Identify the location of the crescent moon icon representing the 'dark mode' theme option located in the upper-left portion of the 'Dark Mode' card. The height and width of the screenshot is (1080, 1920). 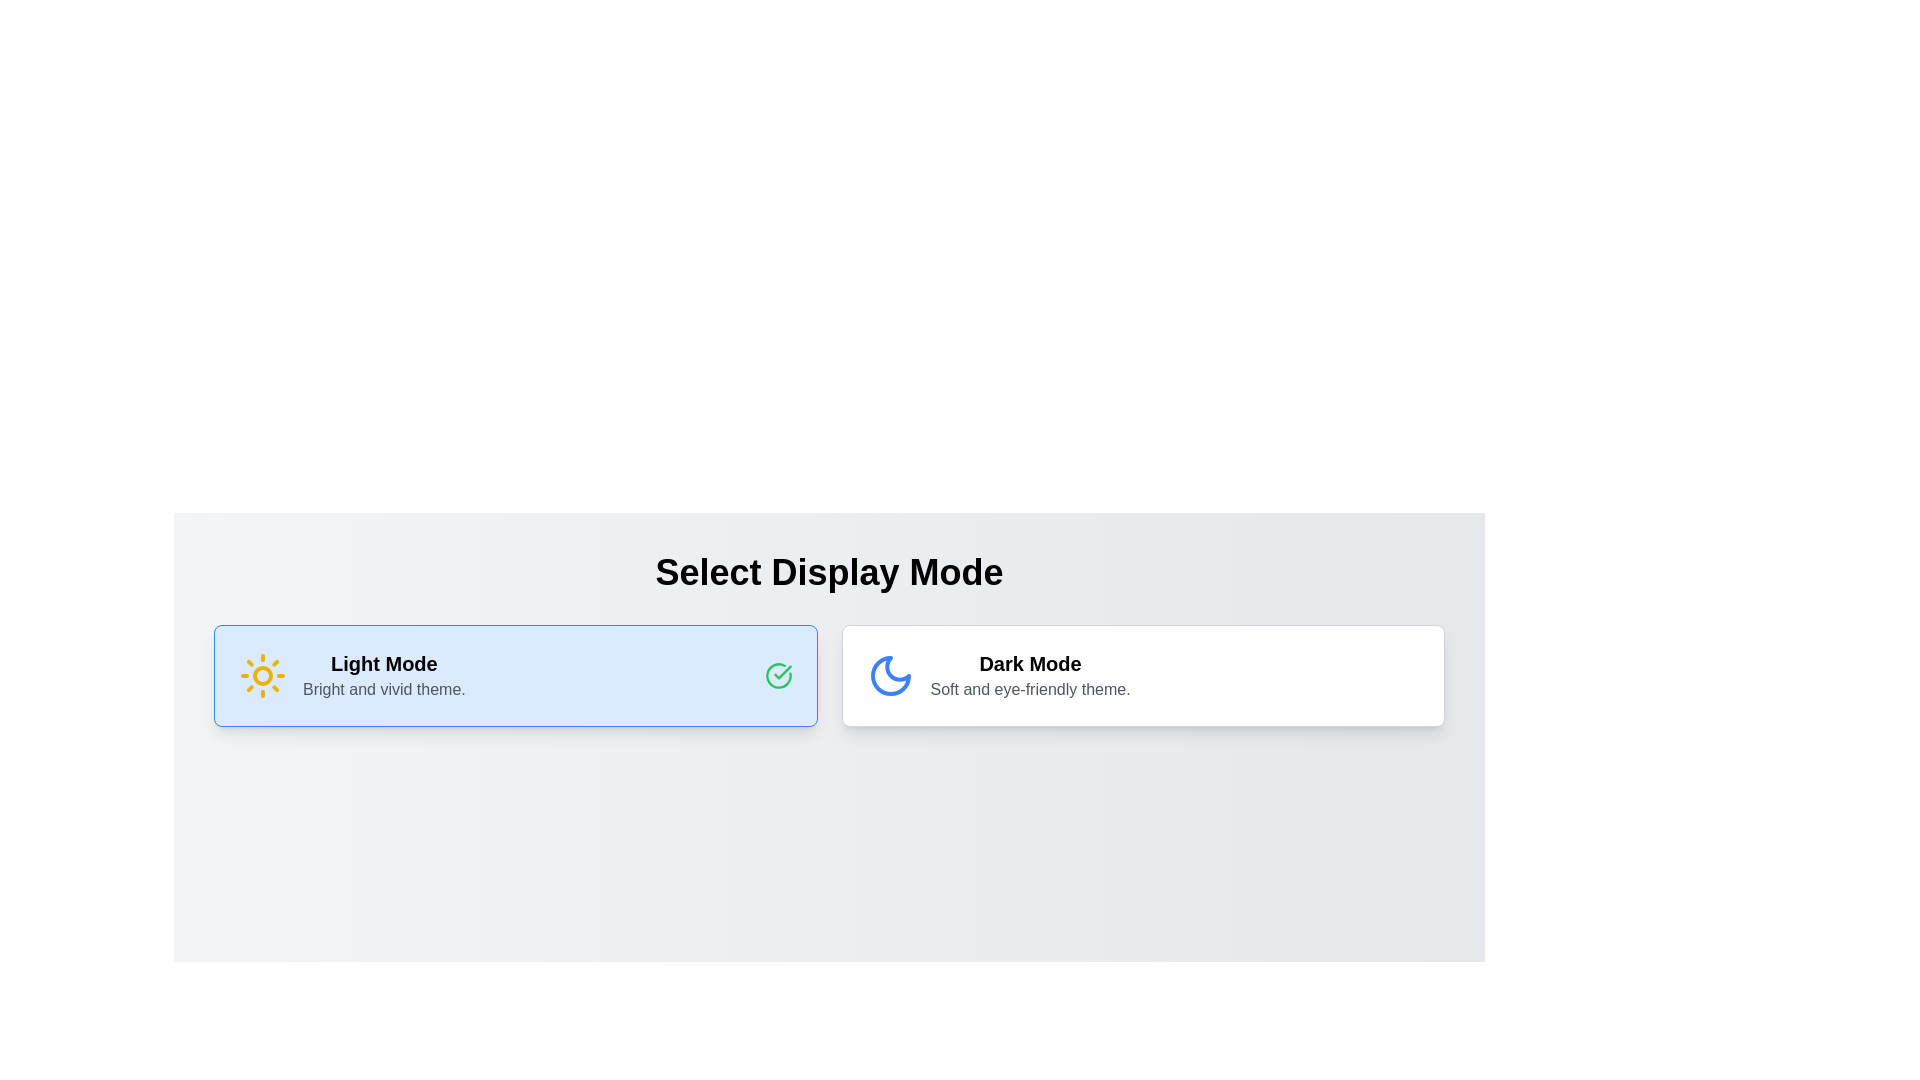
(889, 675).